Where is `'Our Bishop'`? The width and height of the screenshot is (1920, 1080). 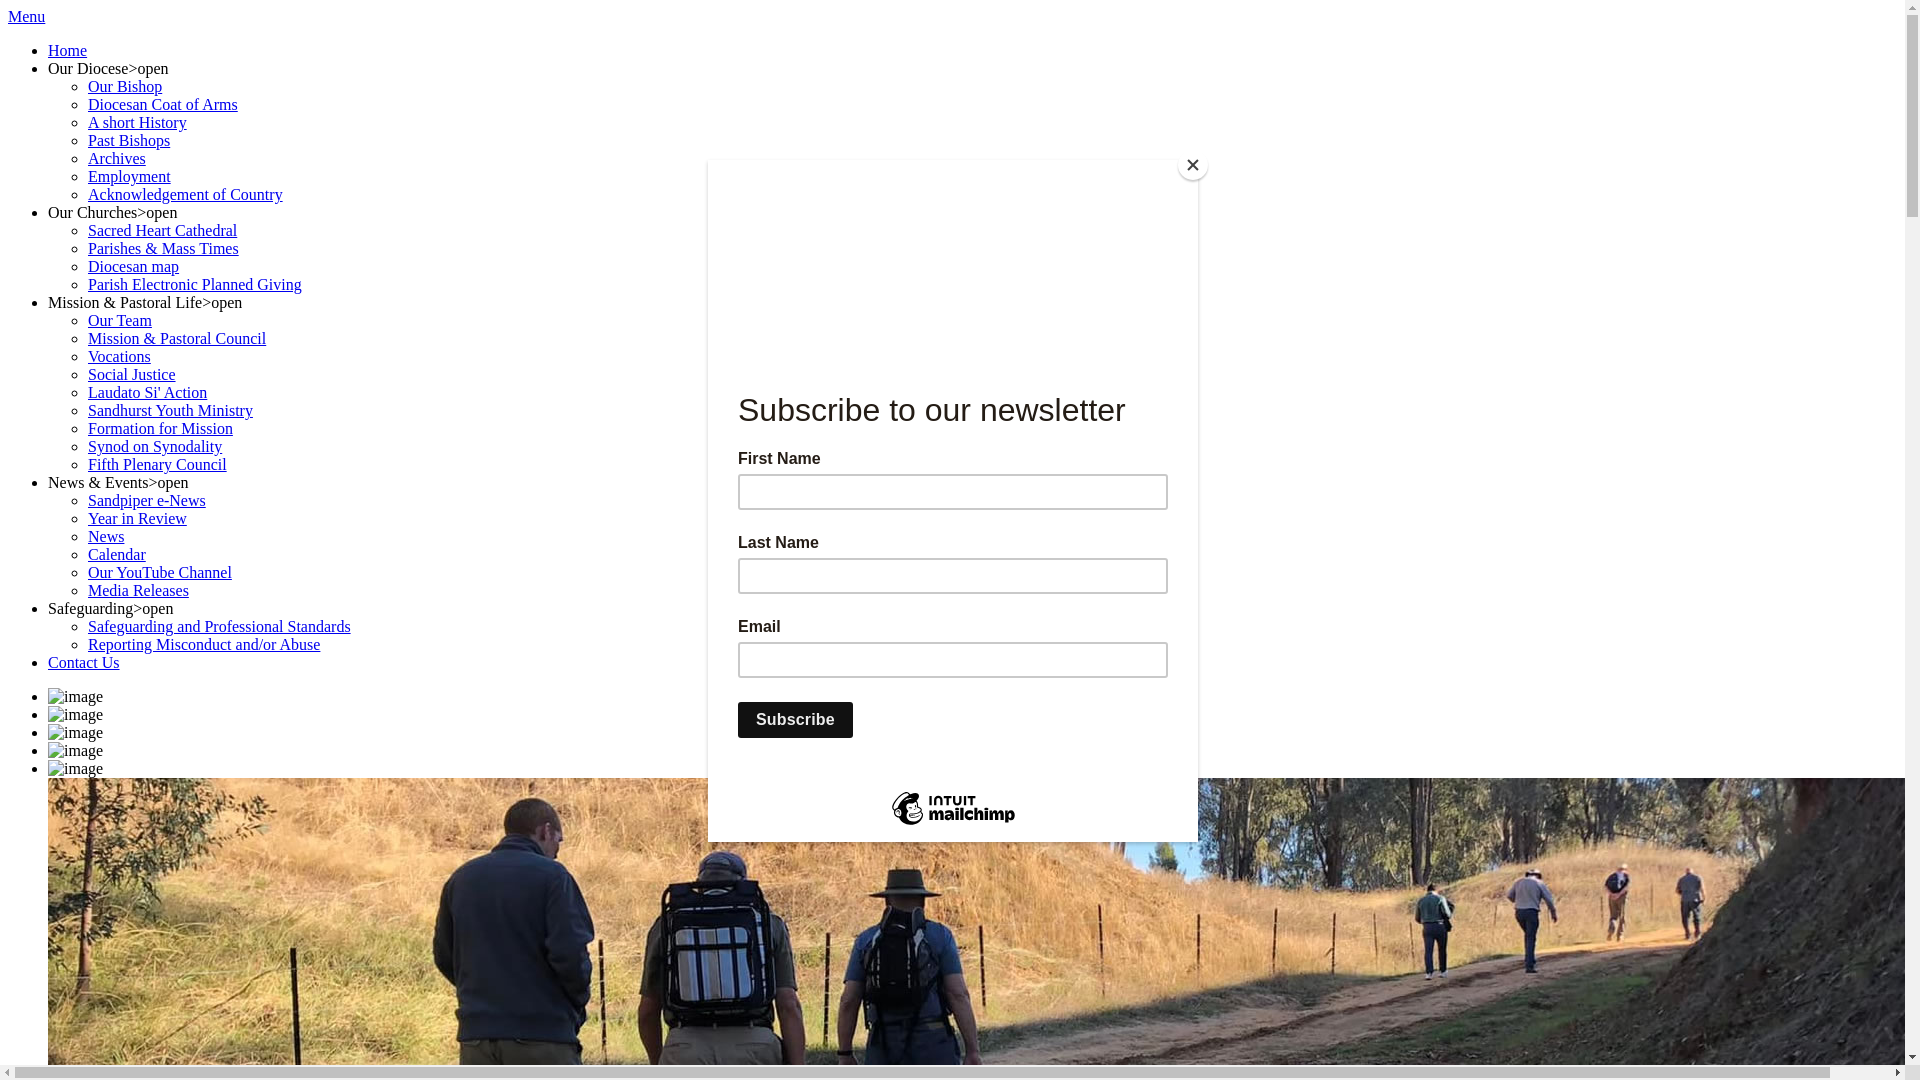
'Our Bishop' is located at coordinates (123, 85).